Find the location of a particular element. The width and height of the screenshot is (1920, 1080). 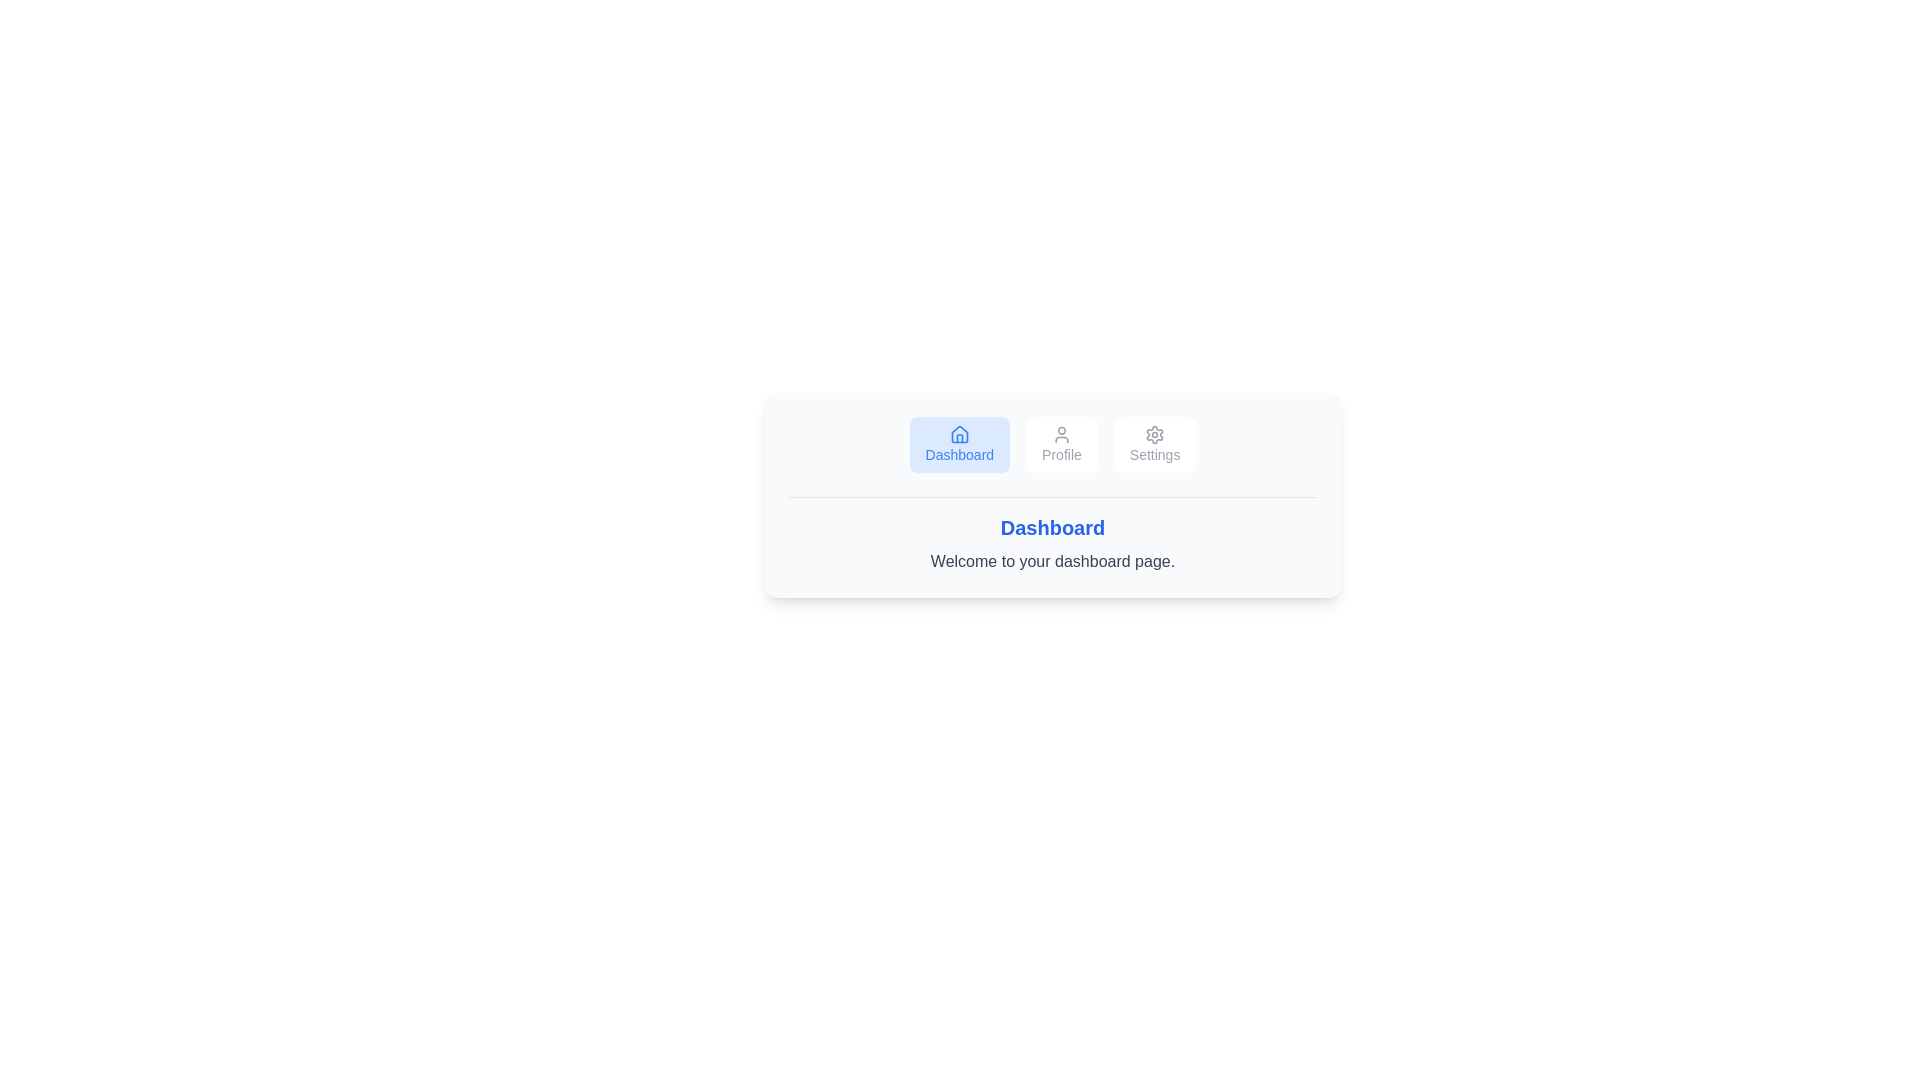

the Profile tab by clicking on it is located at coordinates (1060, 443).